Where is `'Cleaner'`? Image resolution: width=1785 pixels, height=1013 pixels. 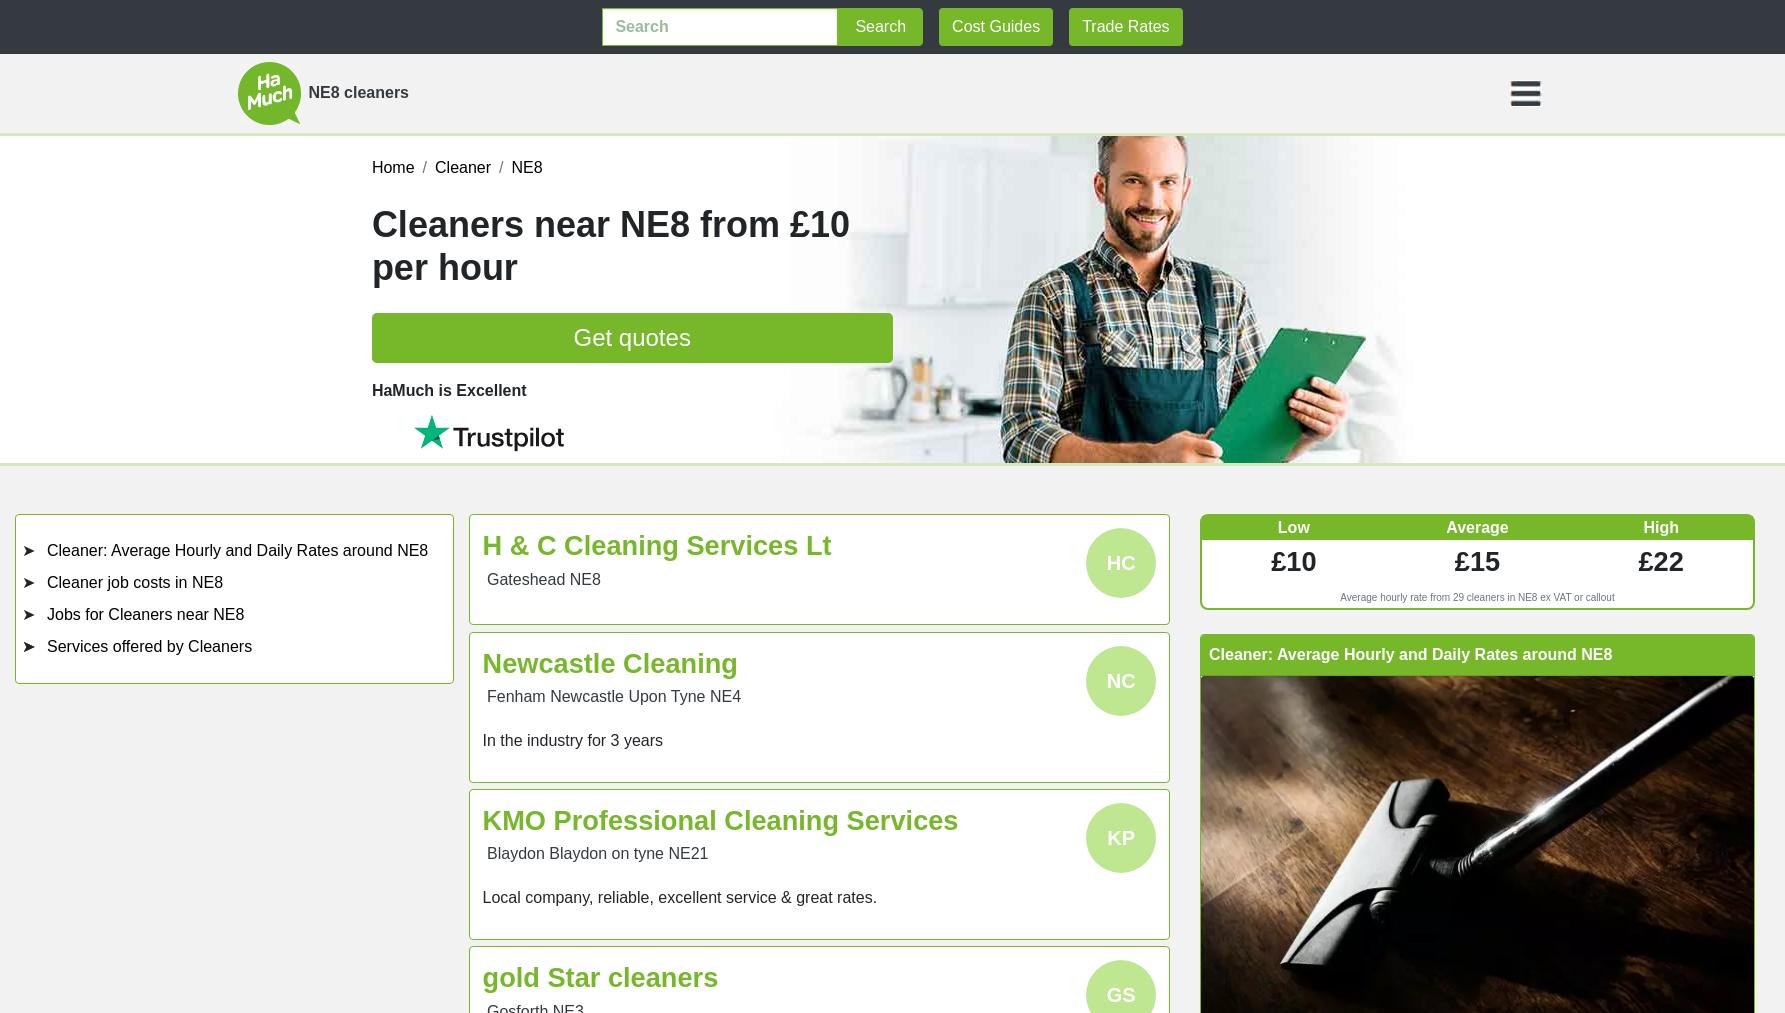
'Cleaner' is located at coordinates (462, 167).